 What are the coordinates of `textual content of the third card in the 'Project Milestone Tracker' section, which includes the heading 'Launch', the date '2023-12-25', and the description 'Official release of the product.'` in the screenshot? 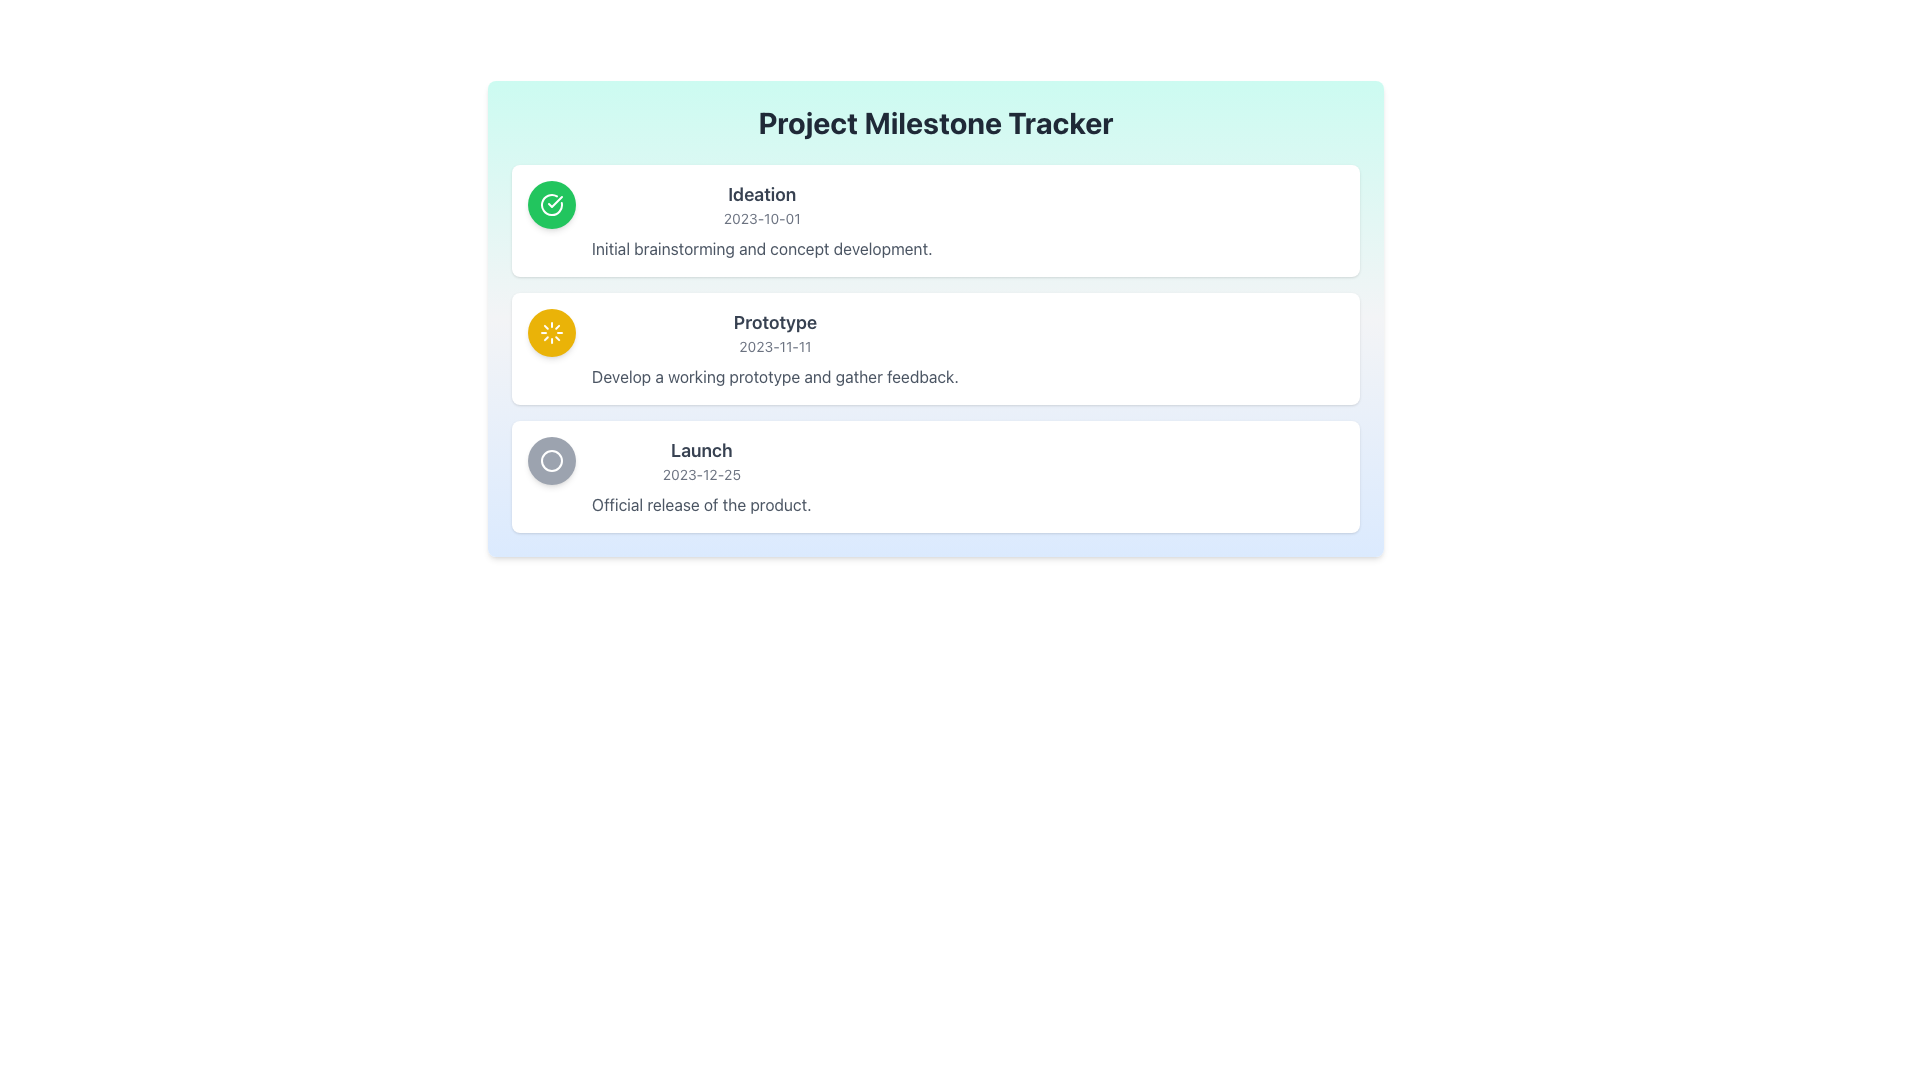 It's located at (701, 477).